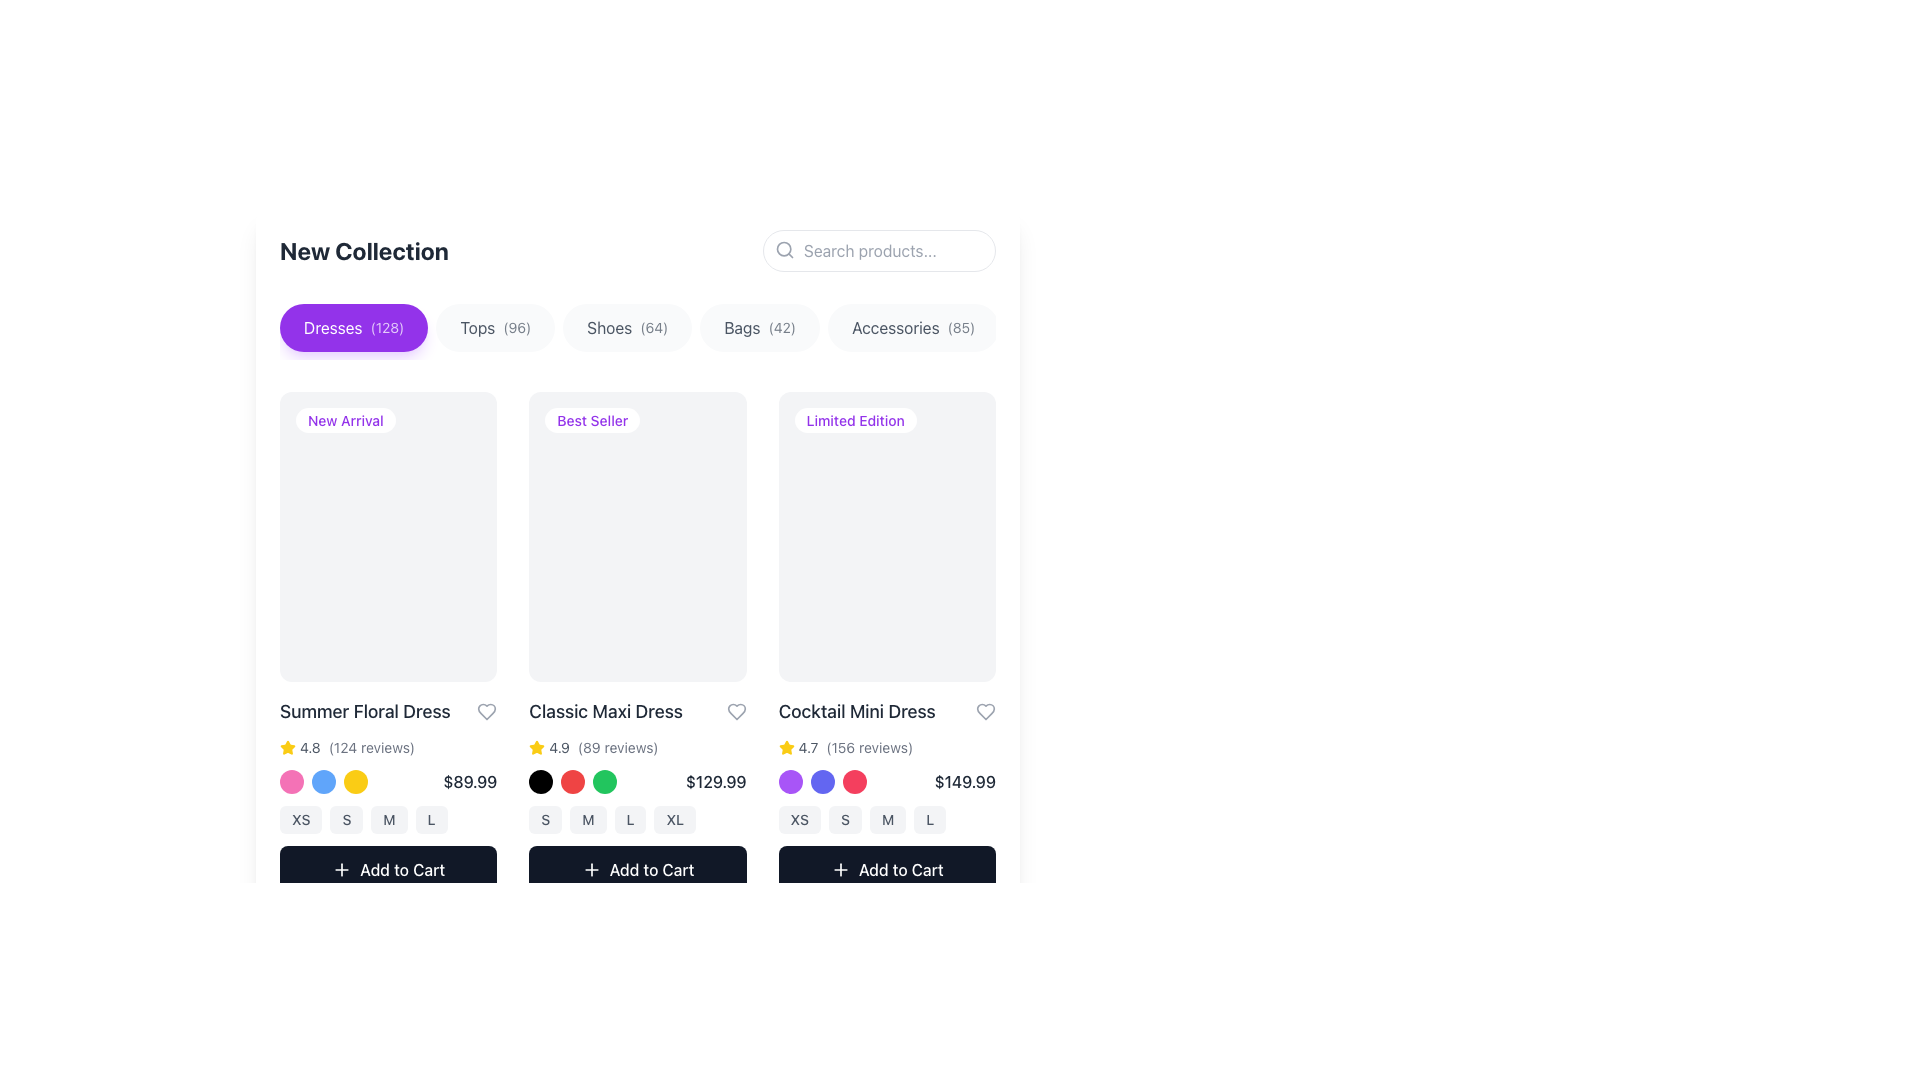  Describe the element at coordinates (354, 326) in the screenshot. I see `the purple button labeled 'Dresses (128)' located` at that location.